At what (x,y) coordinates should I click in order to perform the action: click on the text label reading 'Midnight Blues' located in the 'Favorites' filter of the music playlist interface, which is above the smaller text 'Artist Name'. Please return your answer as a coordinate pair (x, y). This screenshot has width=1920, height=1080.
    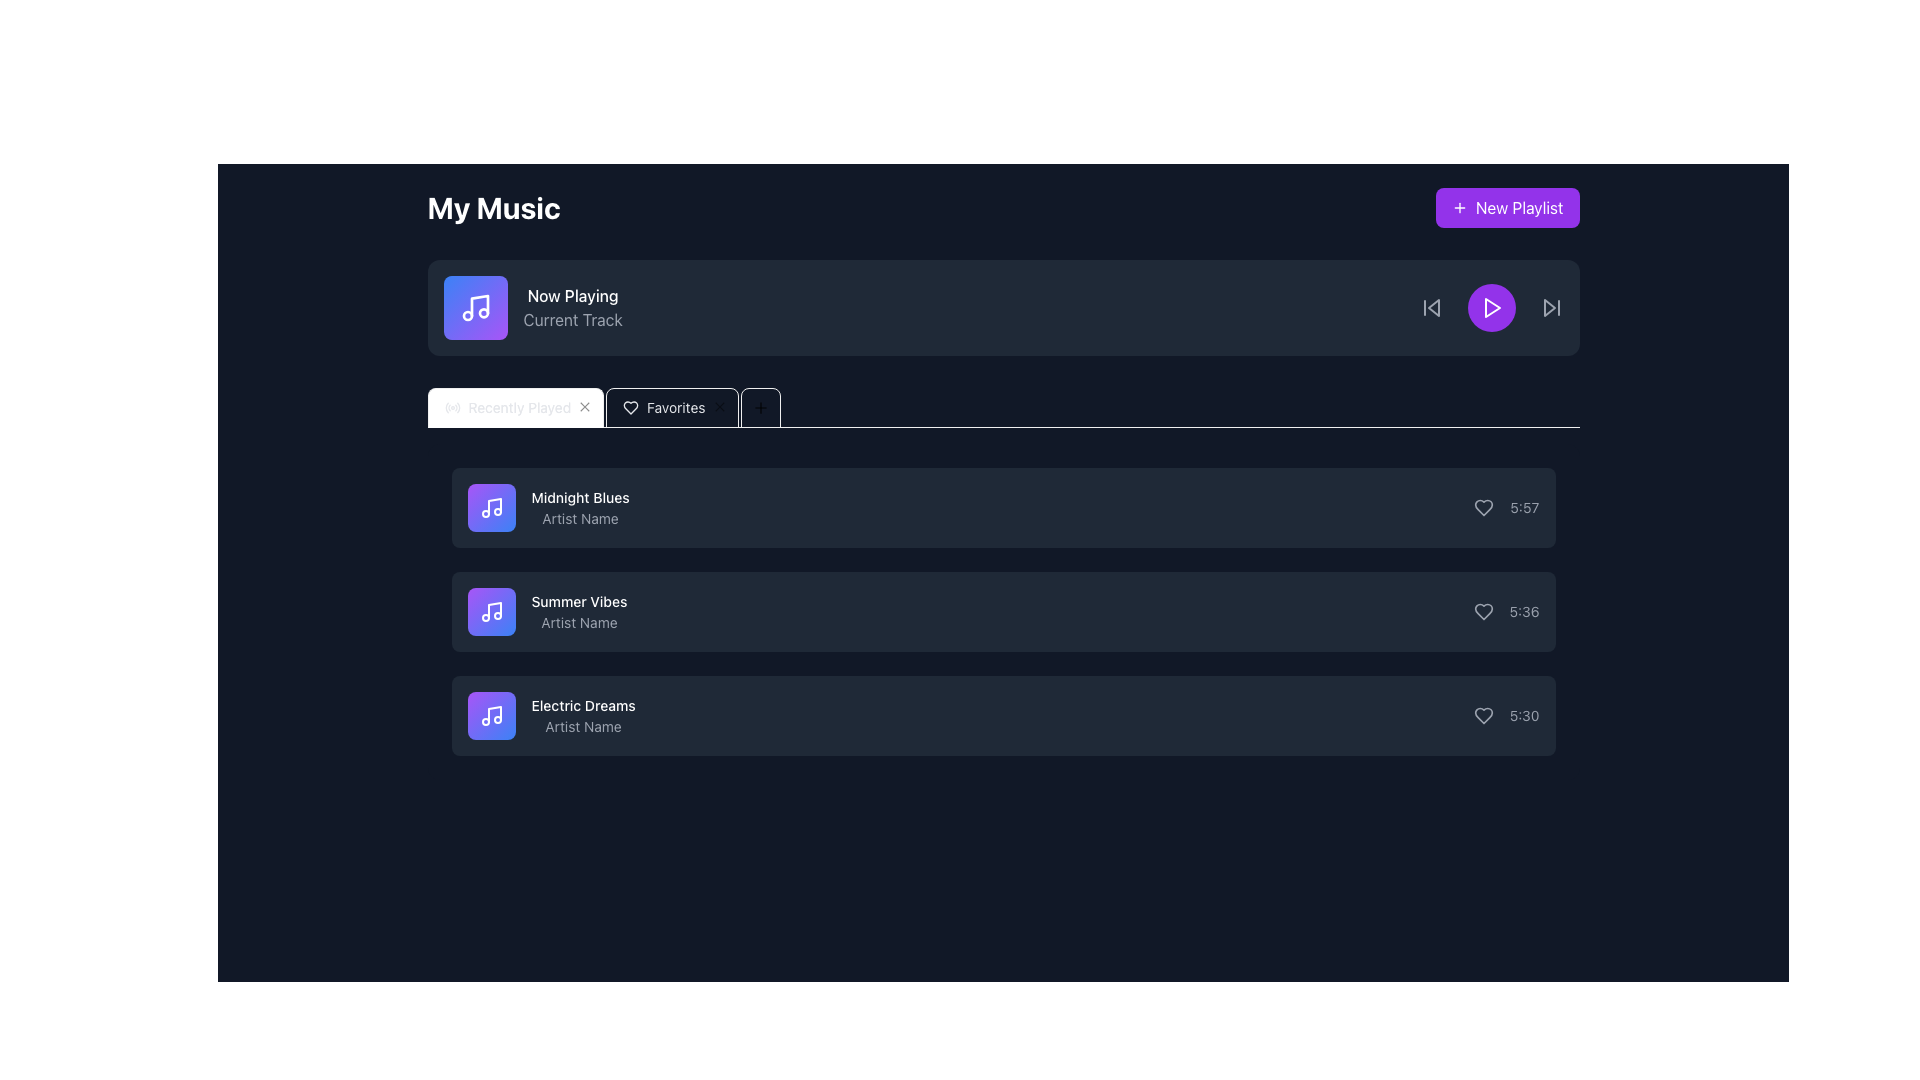
    Looking at the image, I should click on (579, 496).